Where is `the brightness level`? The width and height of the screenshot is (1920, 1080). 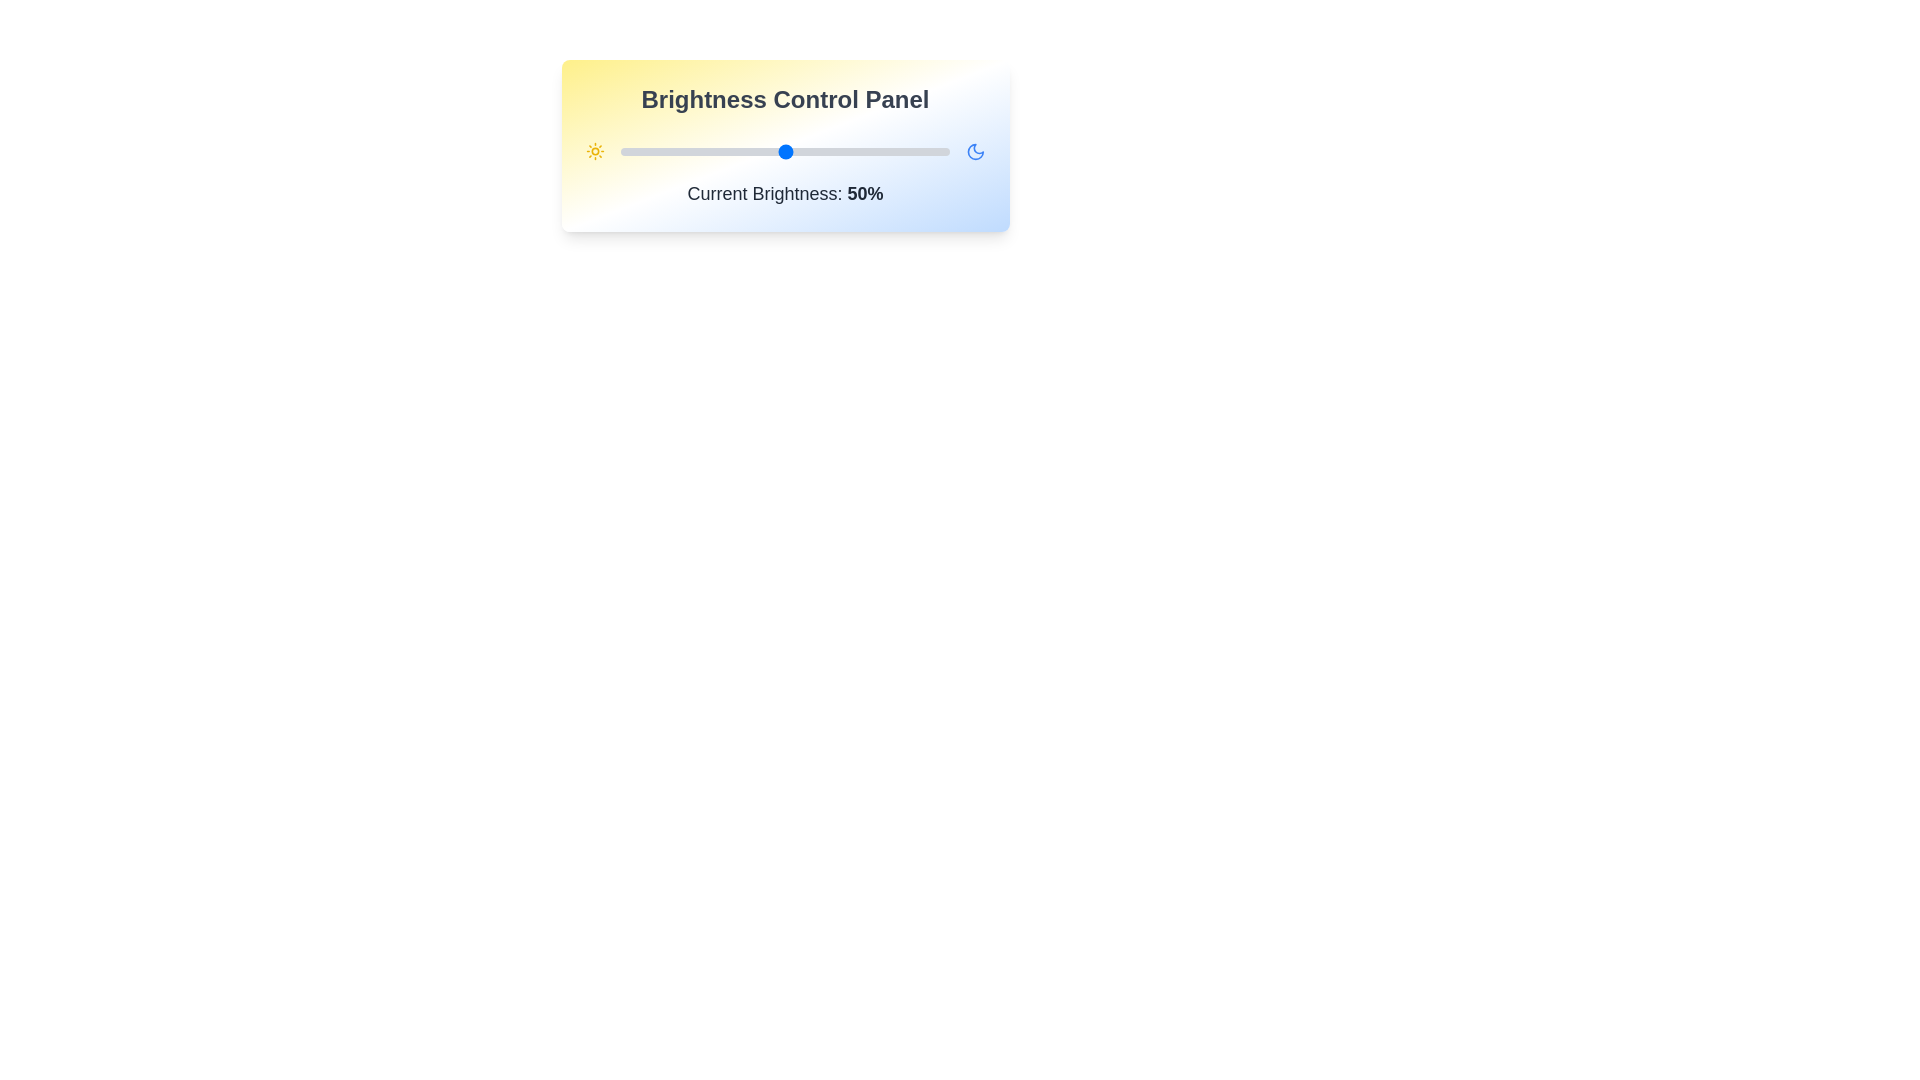 the brightness level is located at coordinates (932, 150).